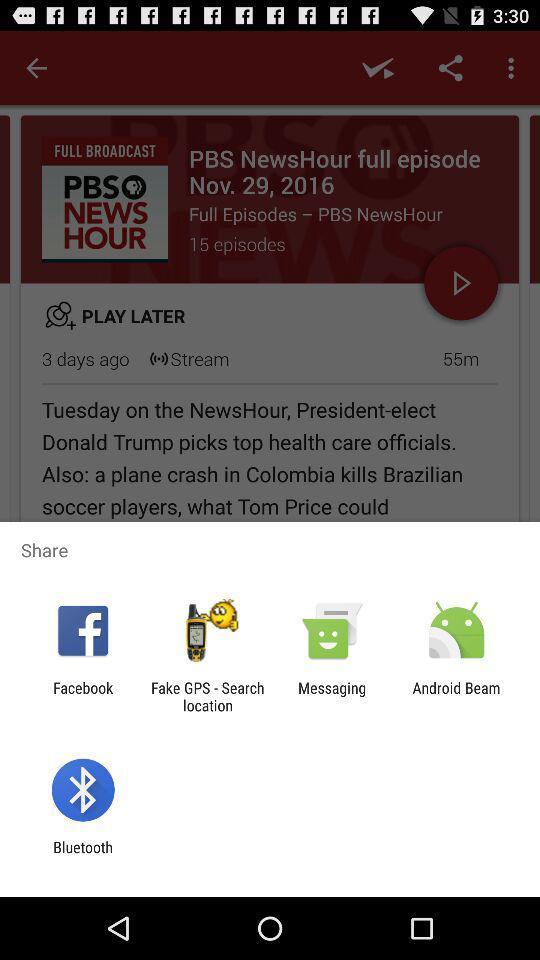 This screenshot has height=960, width=540. What do you see at coordinates (206, 696) in the screenshot?
I see `item to the left of the messaging app` at bounding box center [206, 696].